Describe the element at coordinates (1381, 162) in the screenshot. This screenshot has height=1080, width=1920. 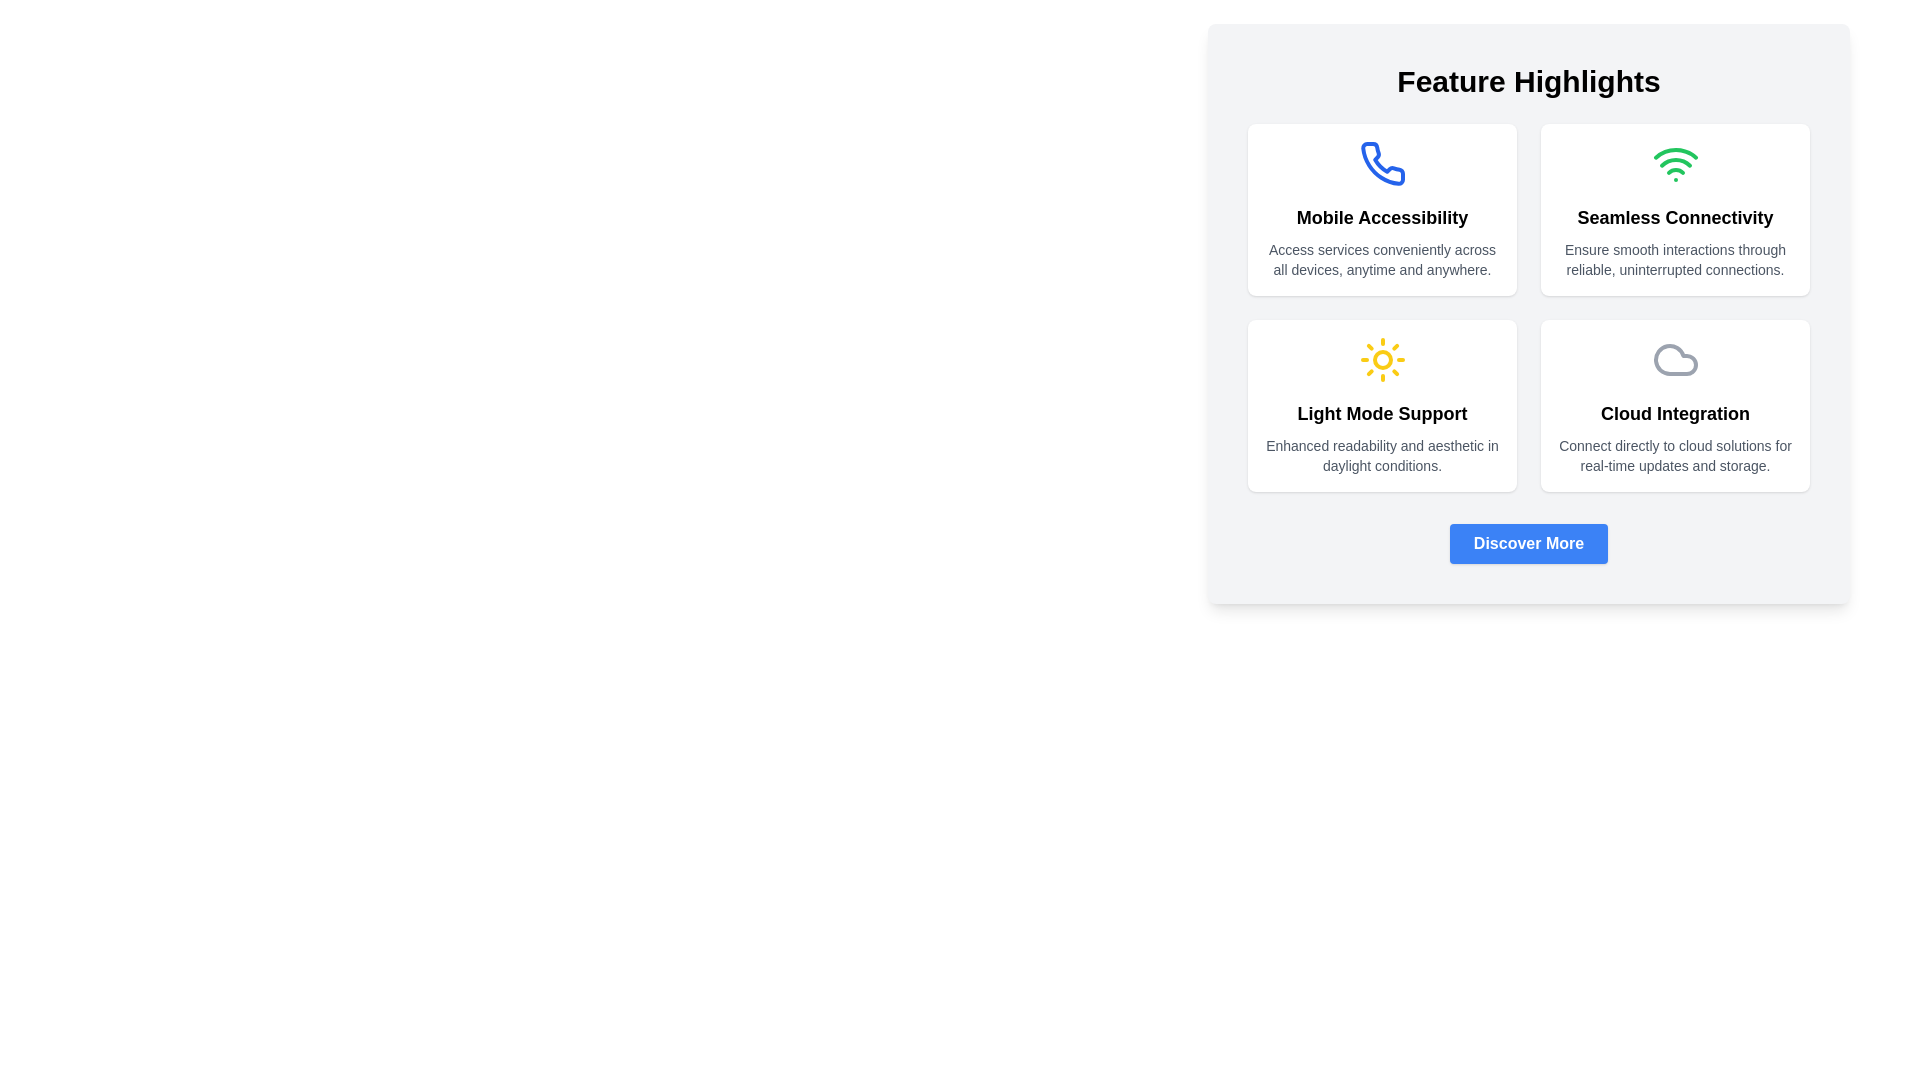
I see `the blue telephone handset icon located in the 'Mobile Accessibility' section of the interface` at that location.